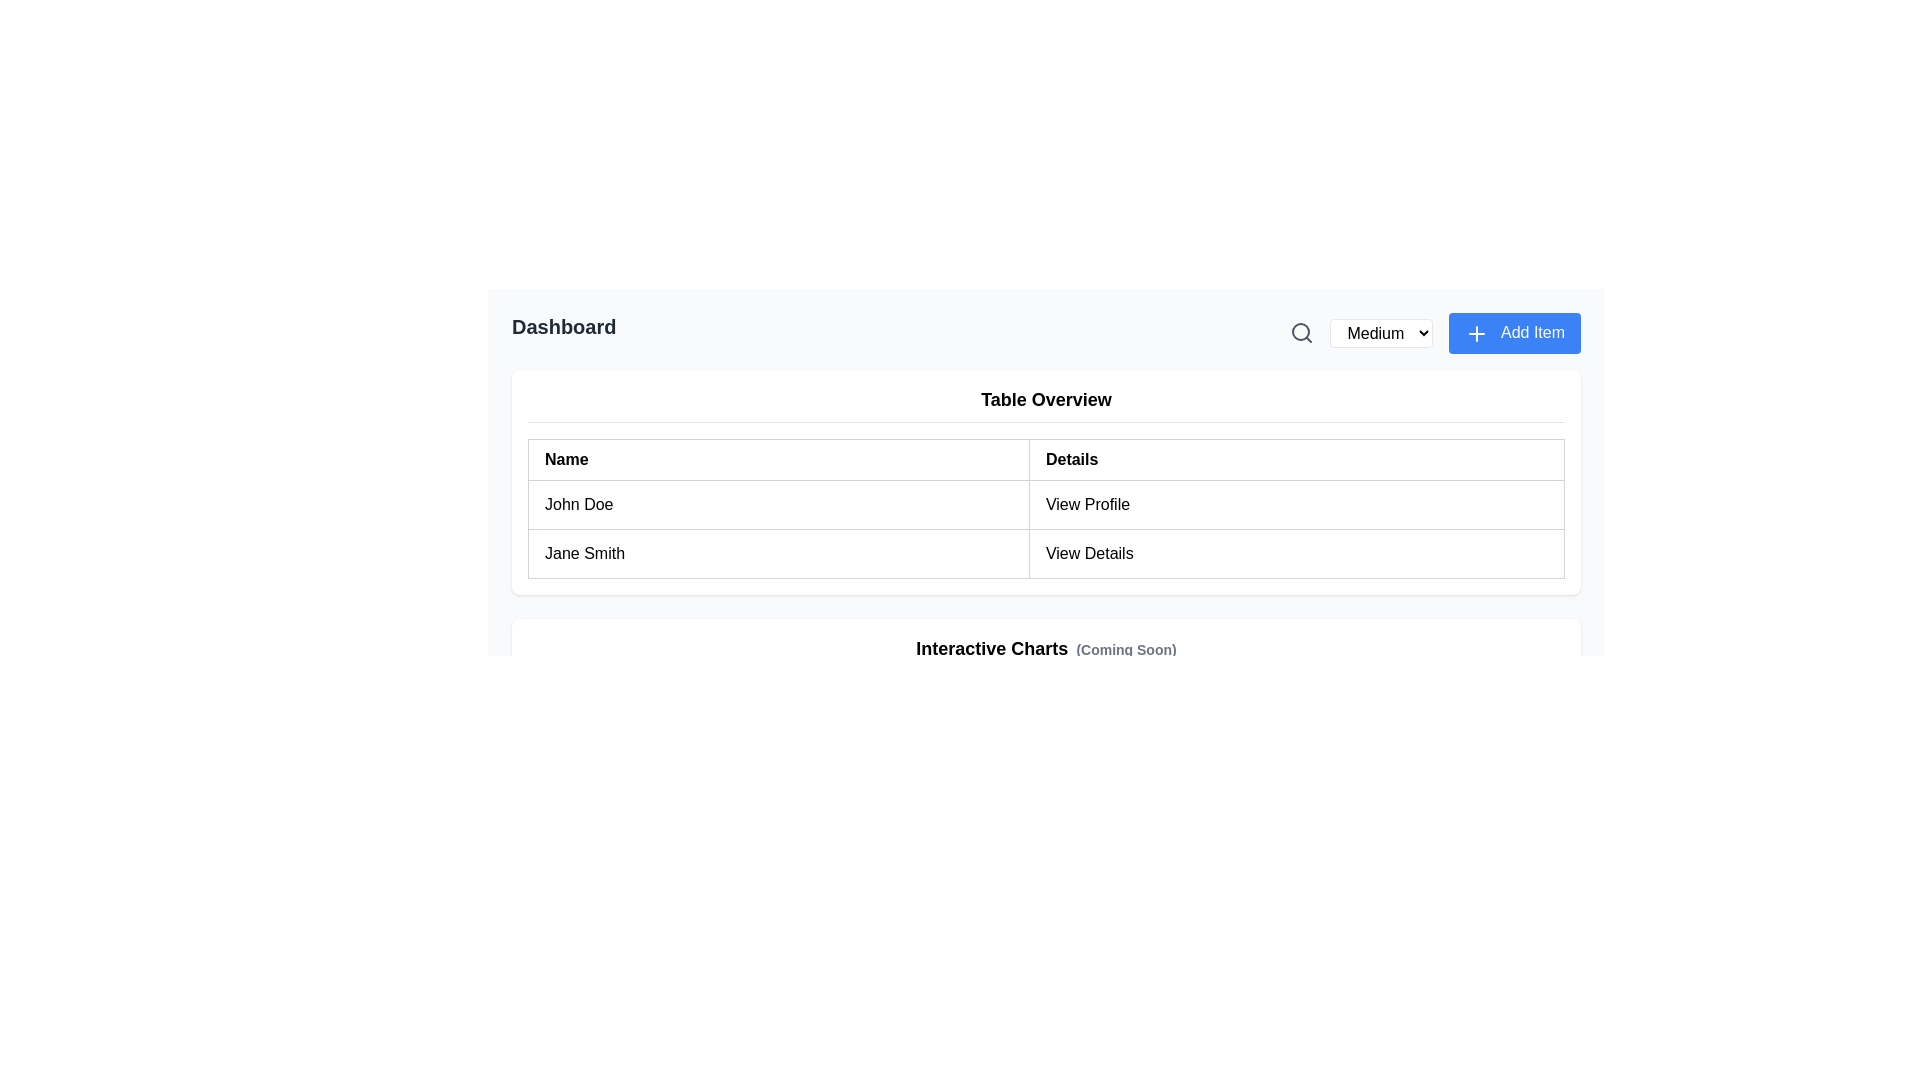 The height and width of the screenshot is (1080, 1920). What do you see at coordinates (1045, 503) in the screenshot?
I see `the first row of the table containing 'John Doe' and 'View Profile'` at bounding box center [1045, 503].